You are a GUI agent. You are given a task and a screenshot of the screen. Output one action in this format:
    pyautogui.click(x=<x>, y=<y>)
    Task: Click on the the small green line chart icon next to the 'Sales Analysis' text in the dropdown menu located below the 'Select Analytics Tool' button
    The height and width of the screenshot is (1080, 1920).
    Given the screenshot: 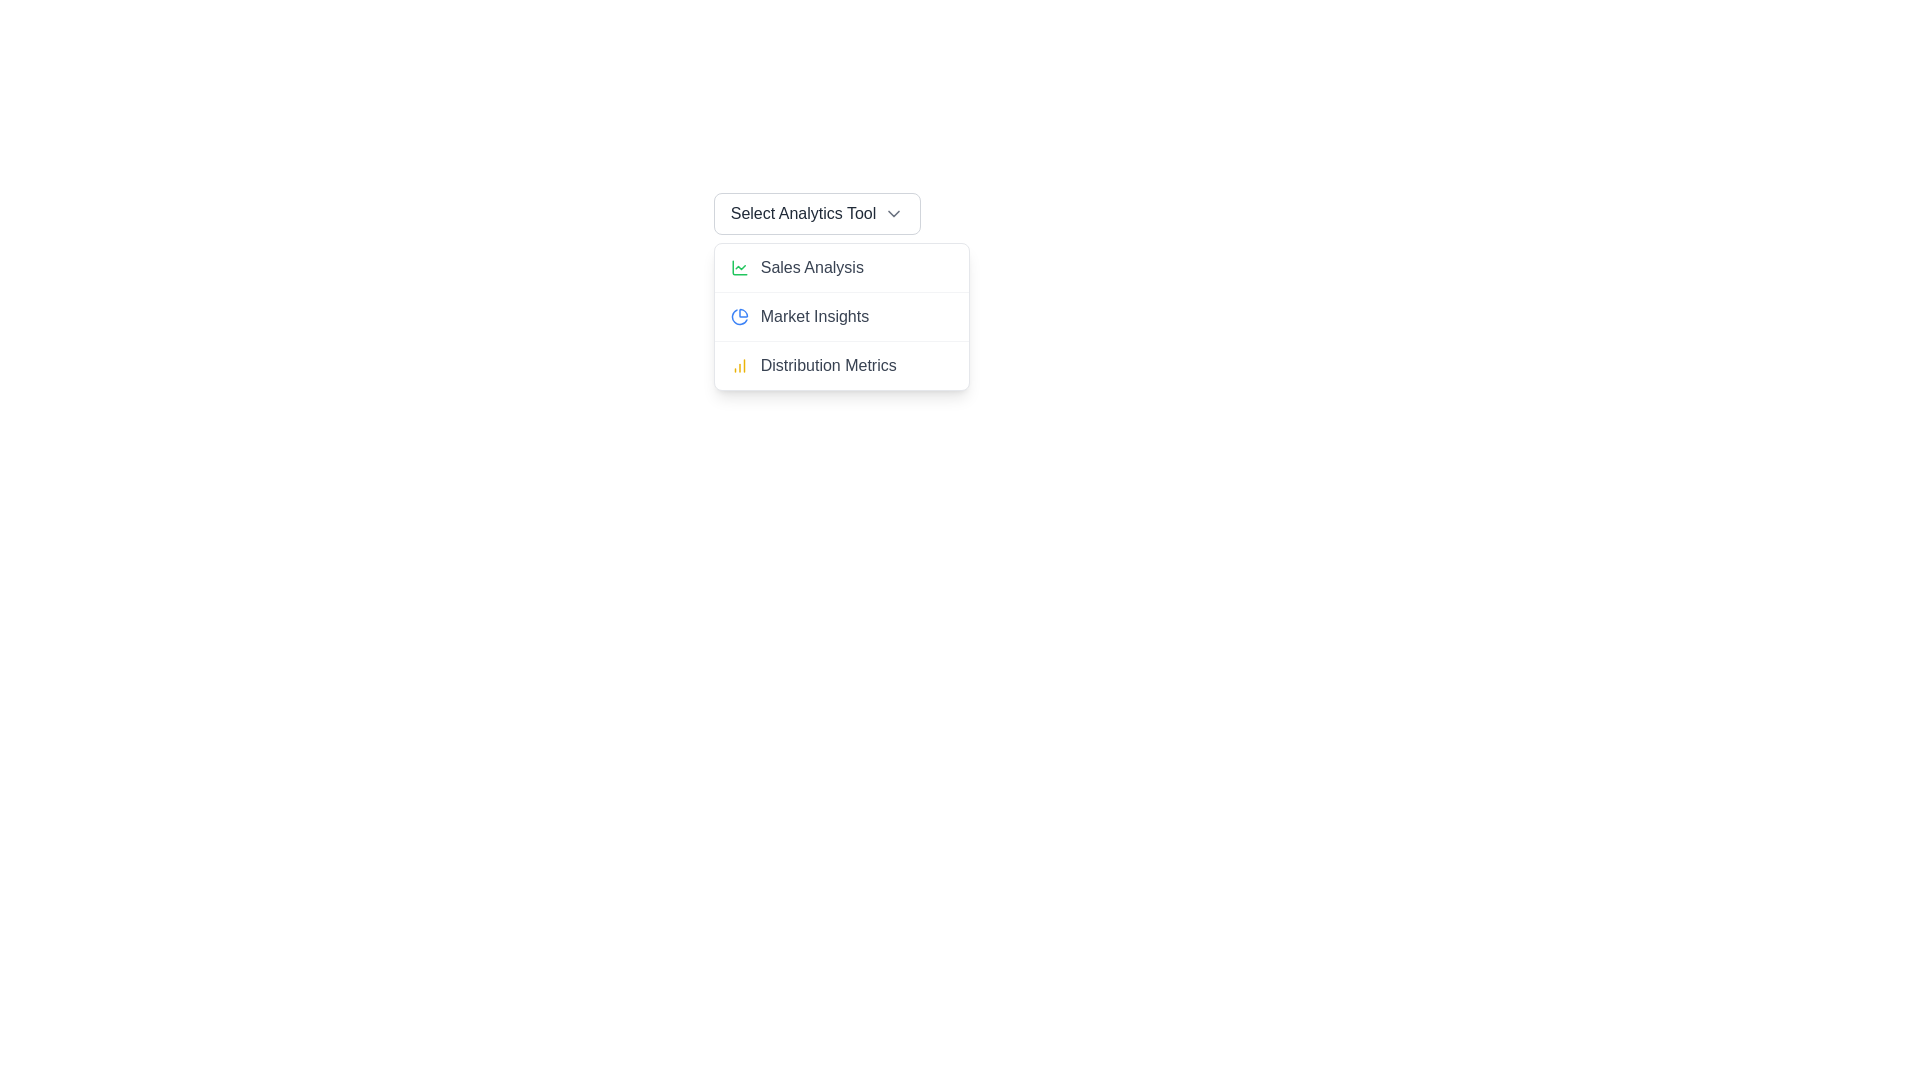 What is the action you would take?
    pyautogui.click(x=738, y=266)
    